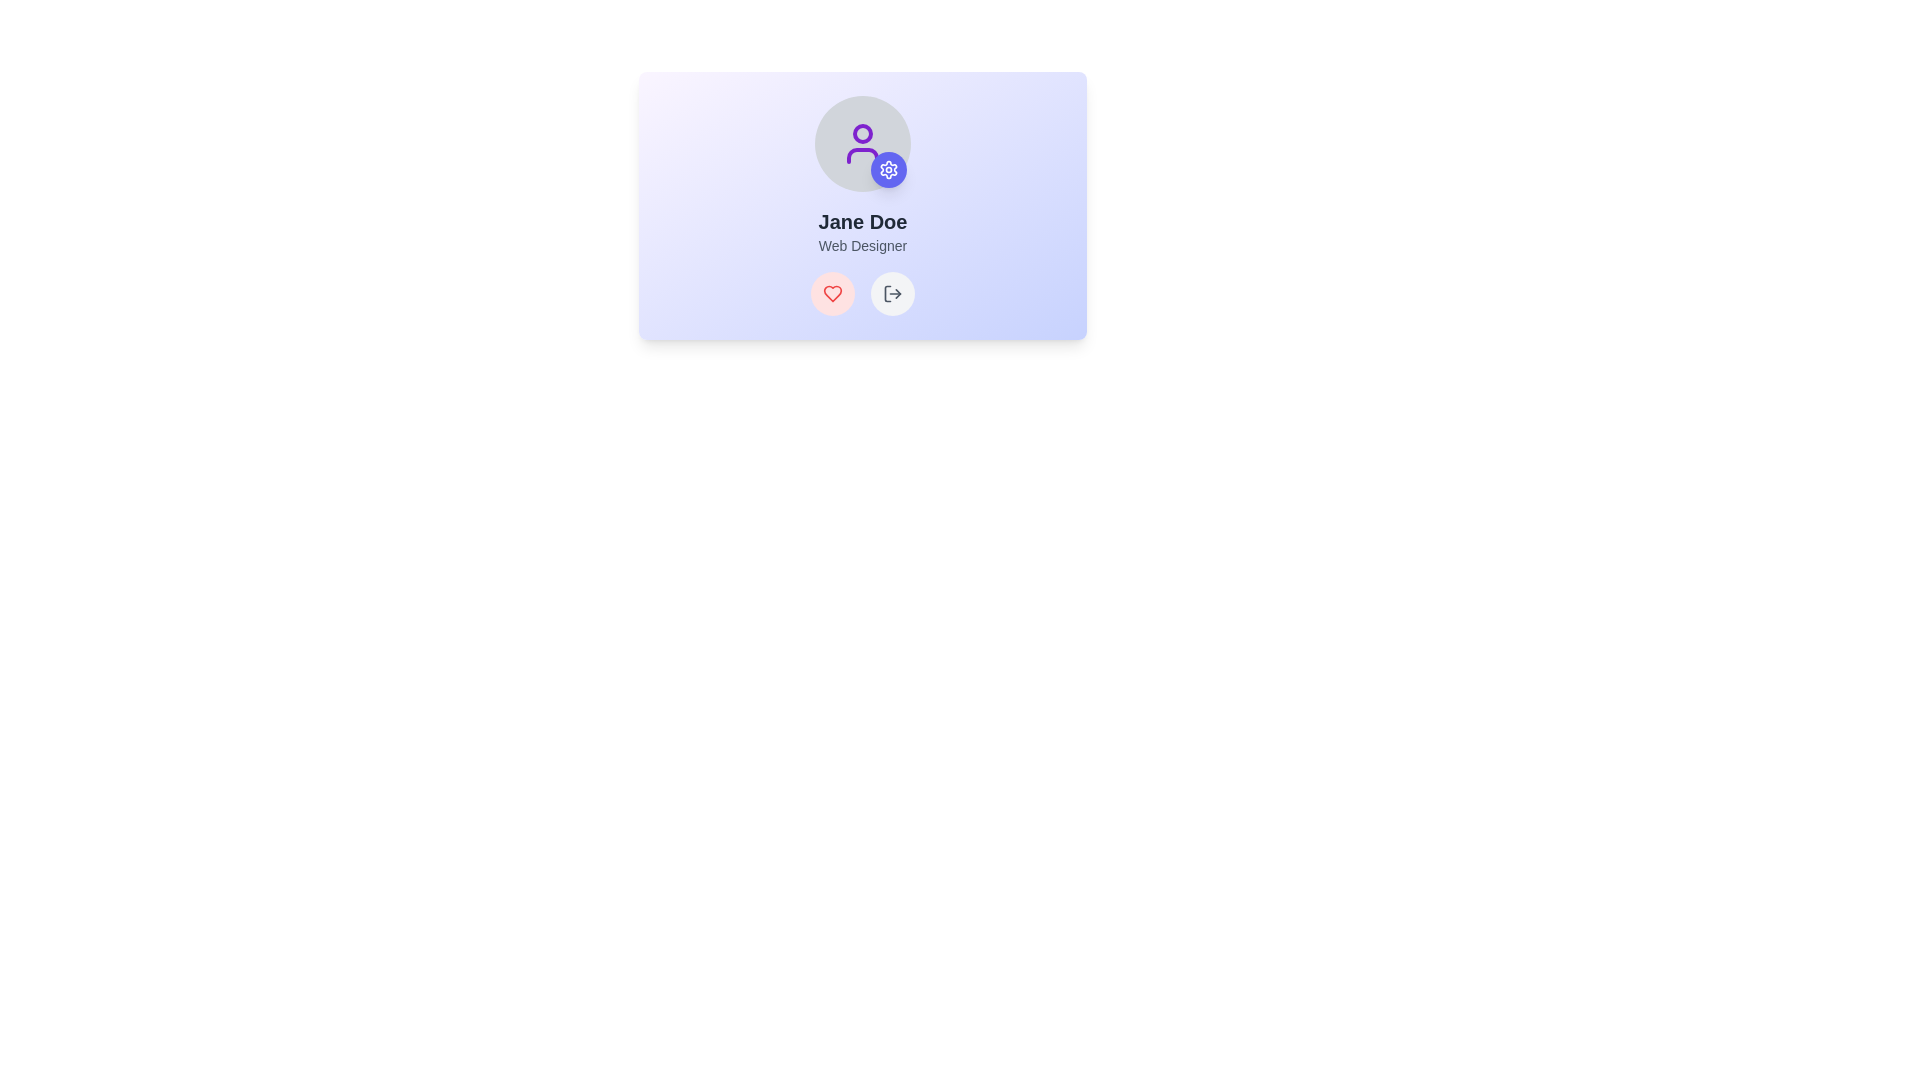 The image size is (1920, 1080). What do you see at coordinates (887, 168) in the screenshot?
I see `the gear icon, which is styled in white with a line-art representation and located at the bottom-right corner of a card component` at bounding box center [887, 168].